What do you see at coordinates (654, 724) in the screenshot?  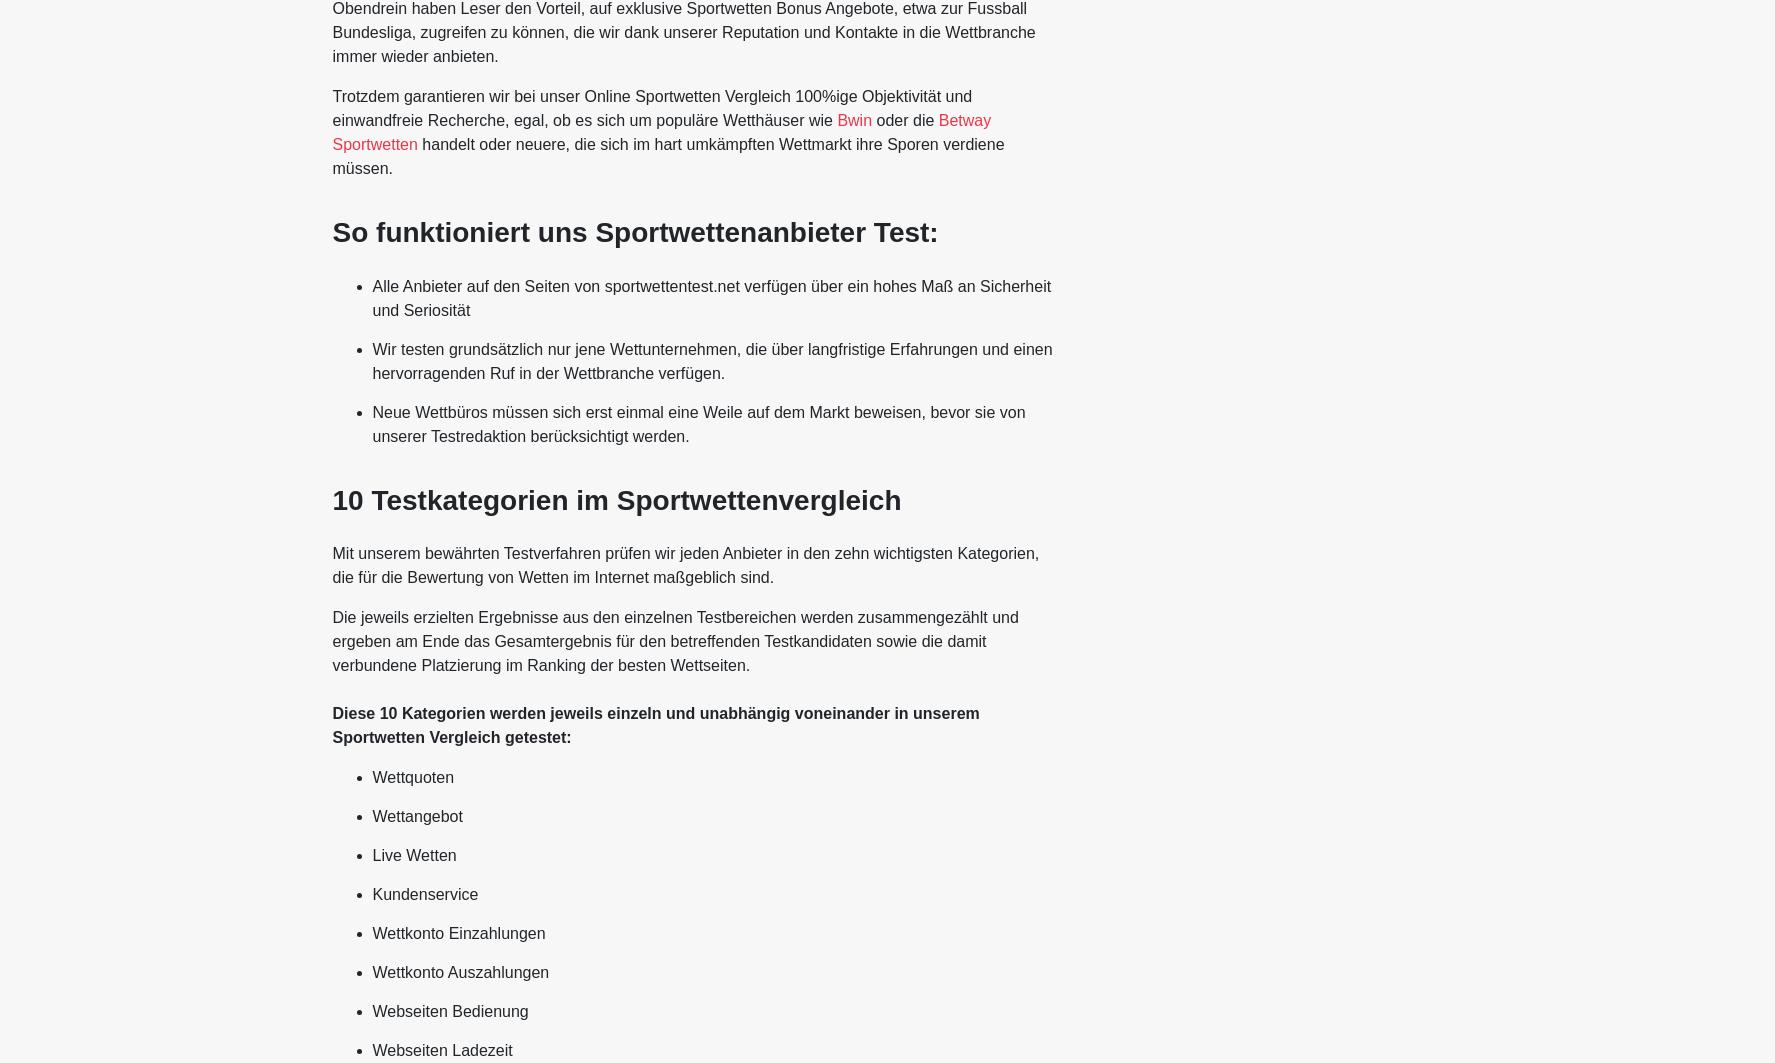 I see `'Diese 10 Kategorien werden jeweils einzeln und unabhängig voneinander in unserem Sportwetten Vergleich getestet:'` at bounding box center [654, 724].